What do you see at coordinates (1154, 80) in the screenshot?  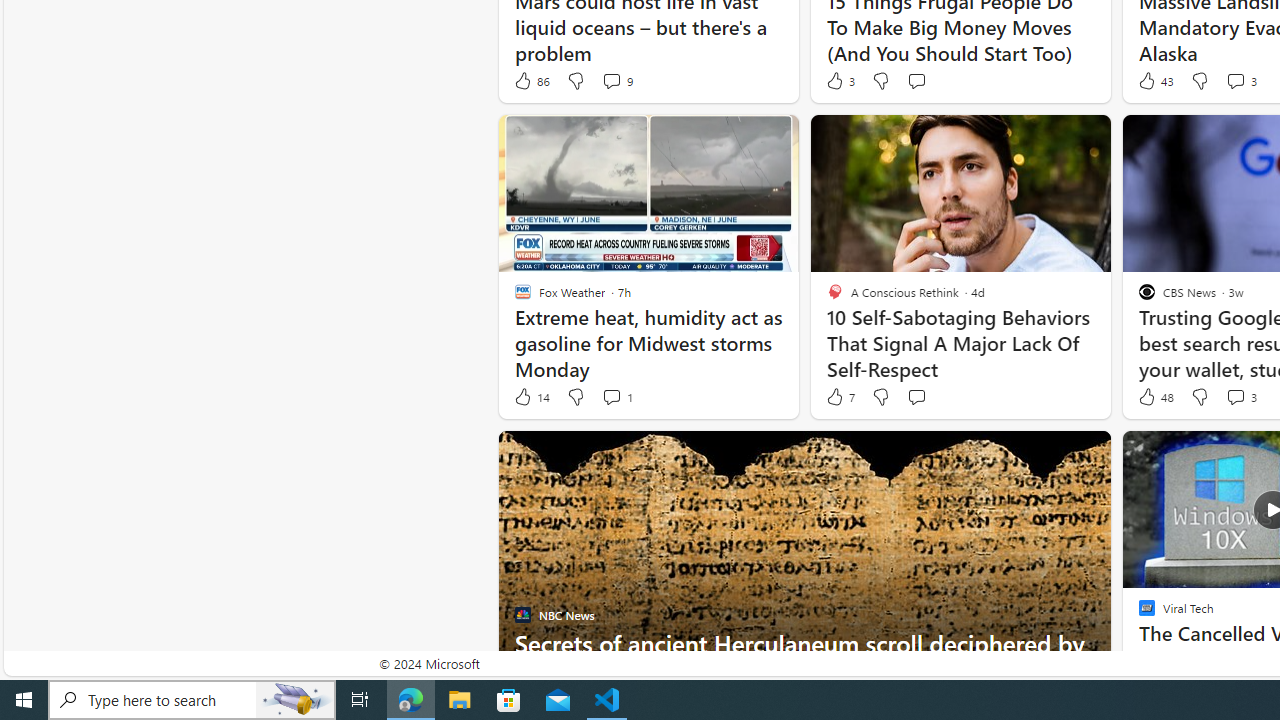 I see `'43 Like'` at bounding box center [1154, 80].